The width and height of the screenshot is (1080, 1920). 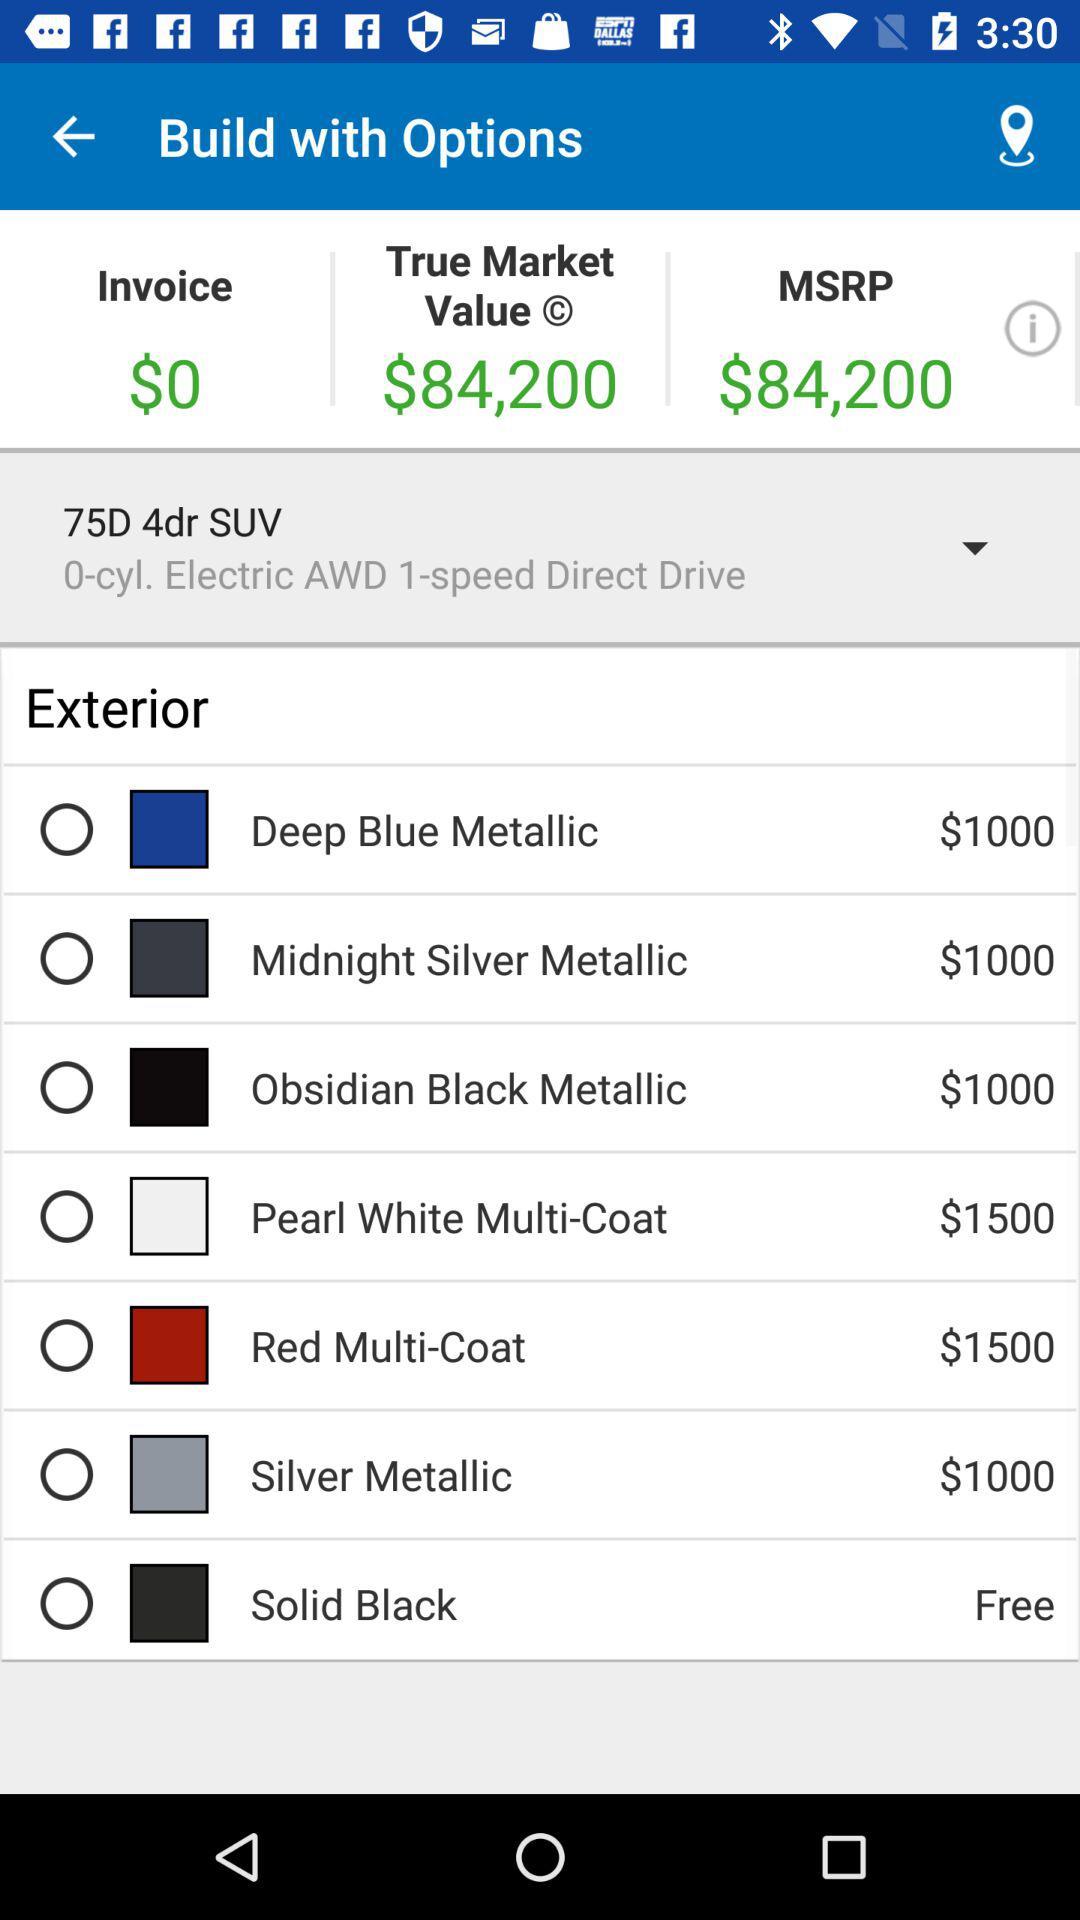 What do you see at coordinates (65, 1345) in the screenshot?
I see `color choice` at bounding box center [65, 1345].